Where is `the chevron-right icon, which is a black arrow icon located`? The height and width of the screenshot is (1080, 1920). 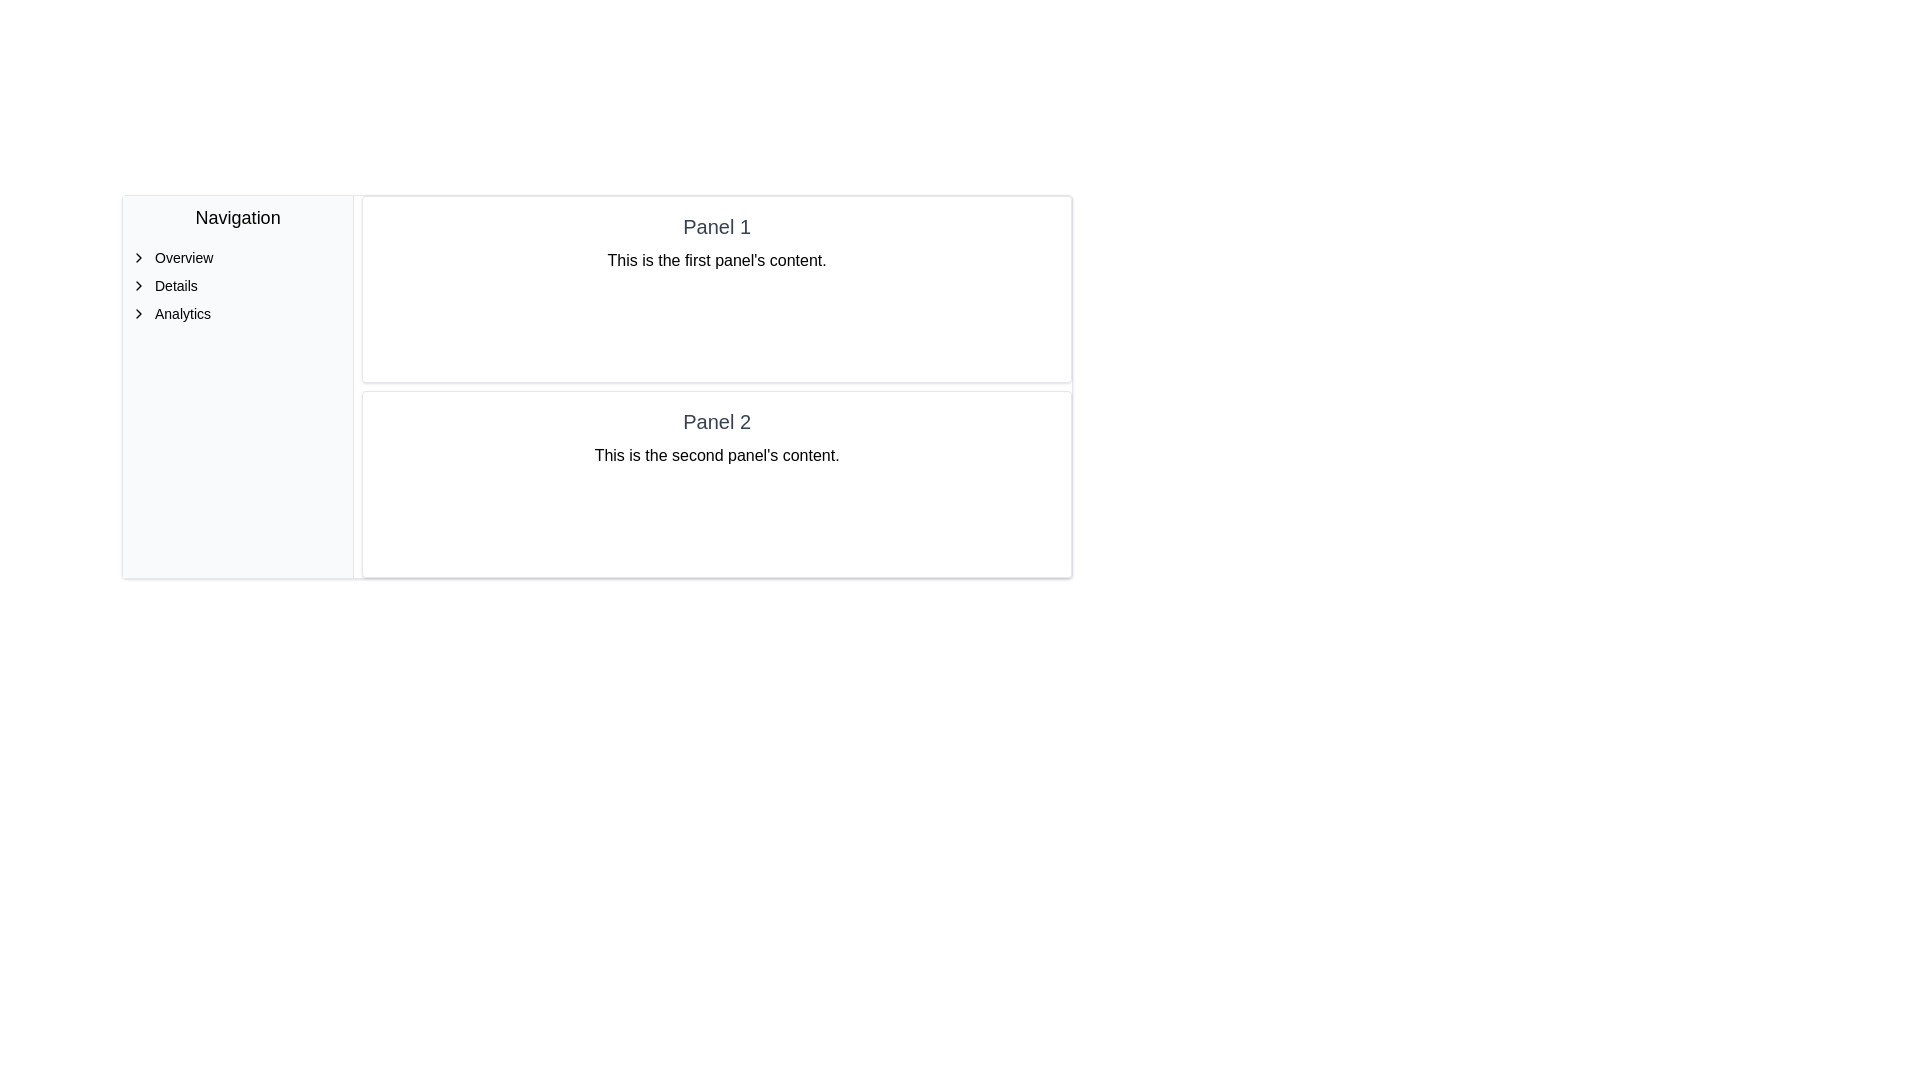 the chevron-right icon, which is a black arrow icon located is located at coordinates (138, 285).